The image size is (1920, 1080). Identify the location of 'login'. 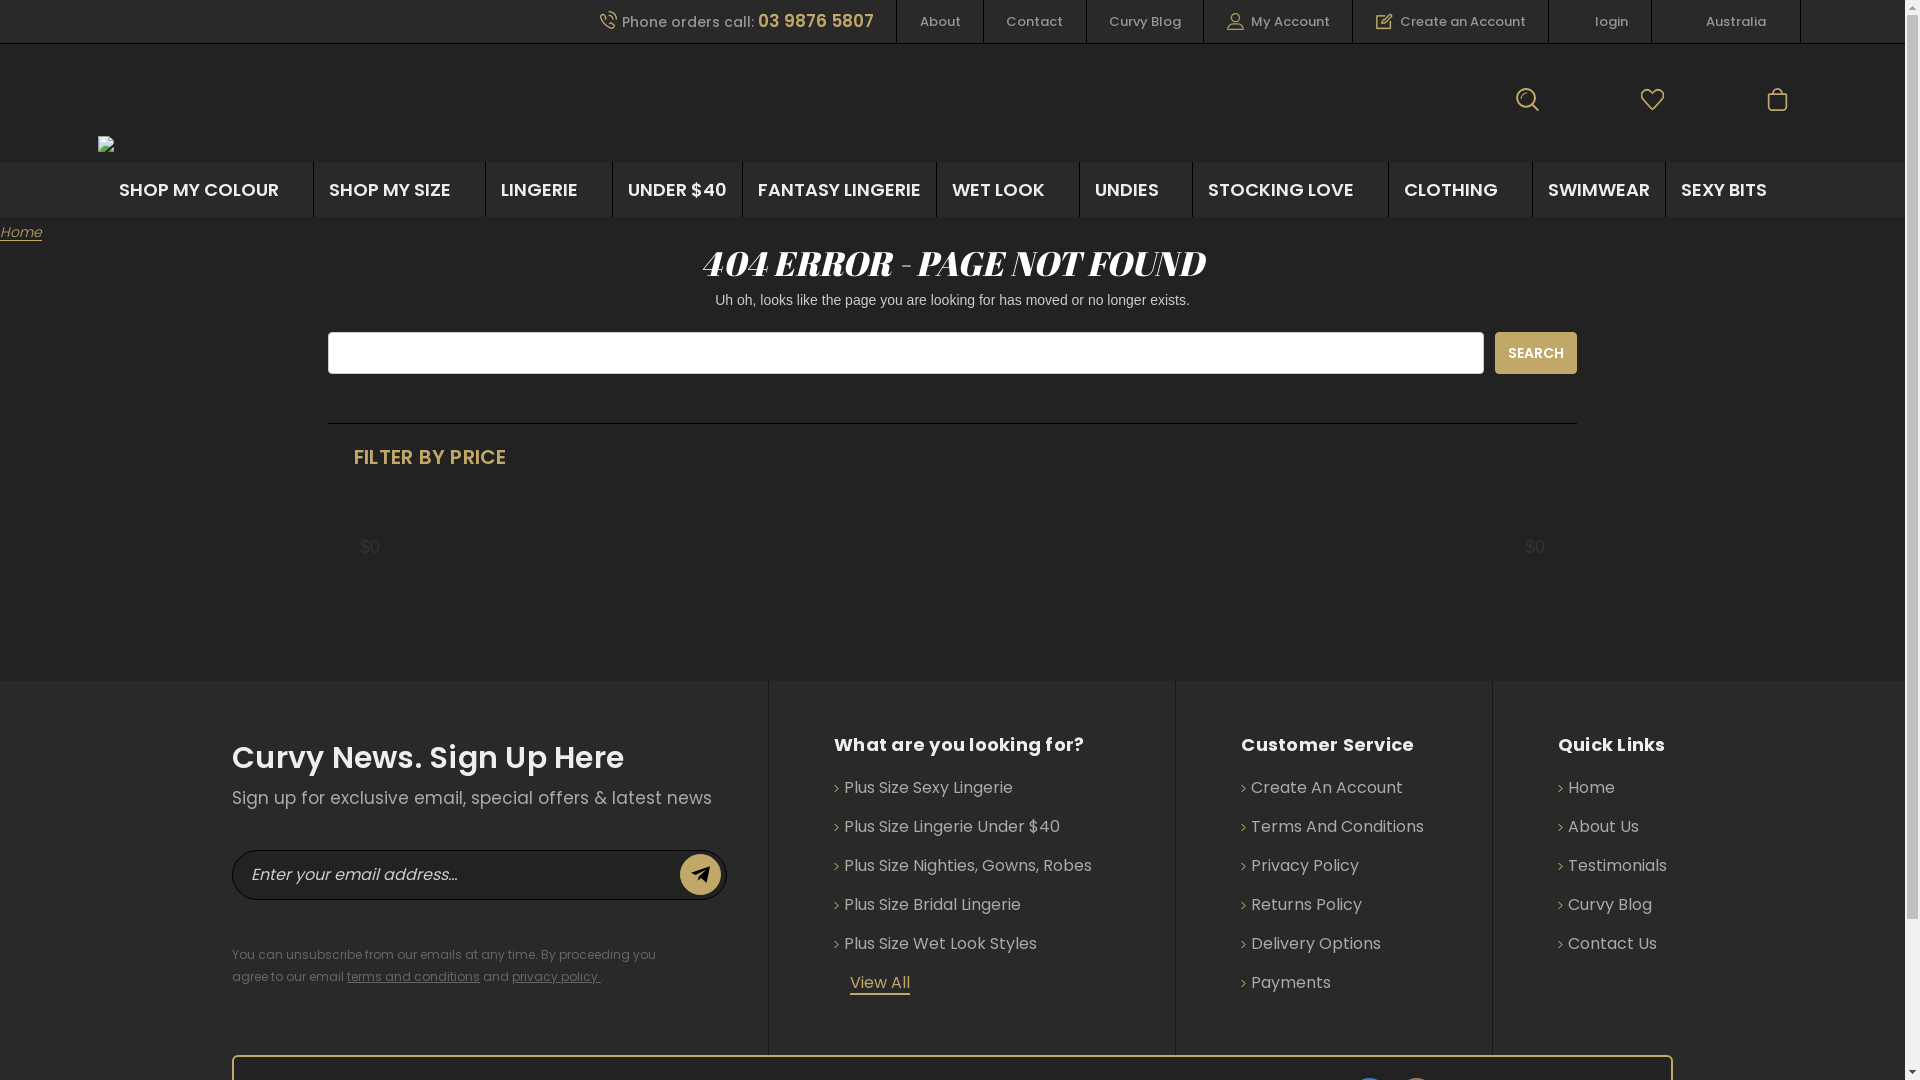
(1598, 21).